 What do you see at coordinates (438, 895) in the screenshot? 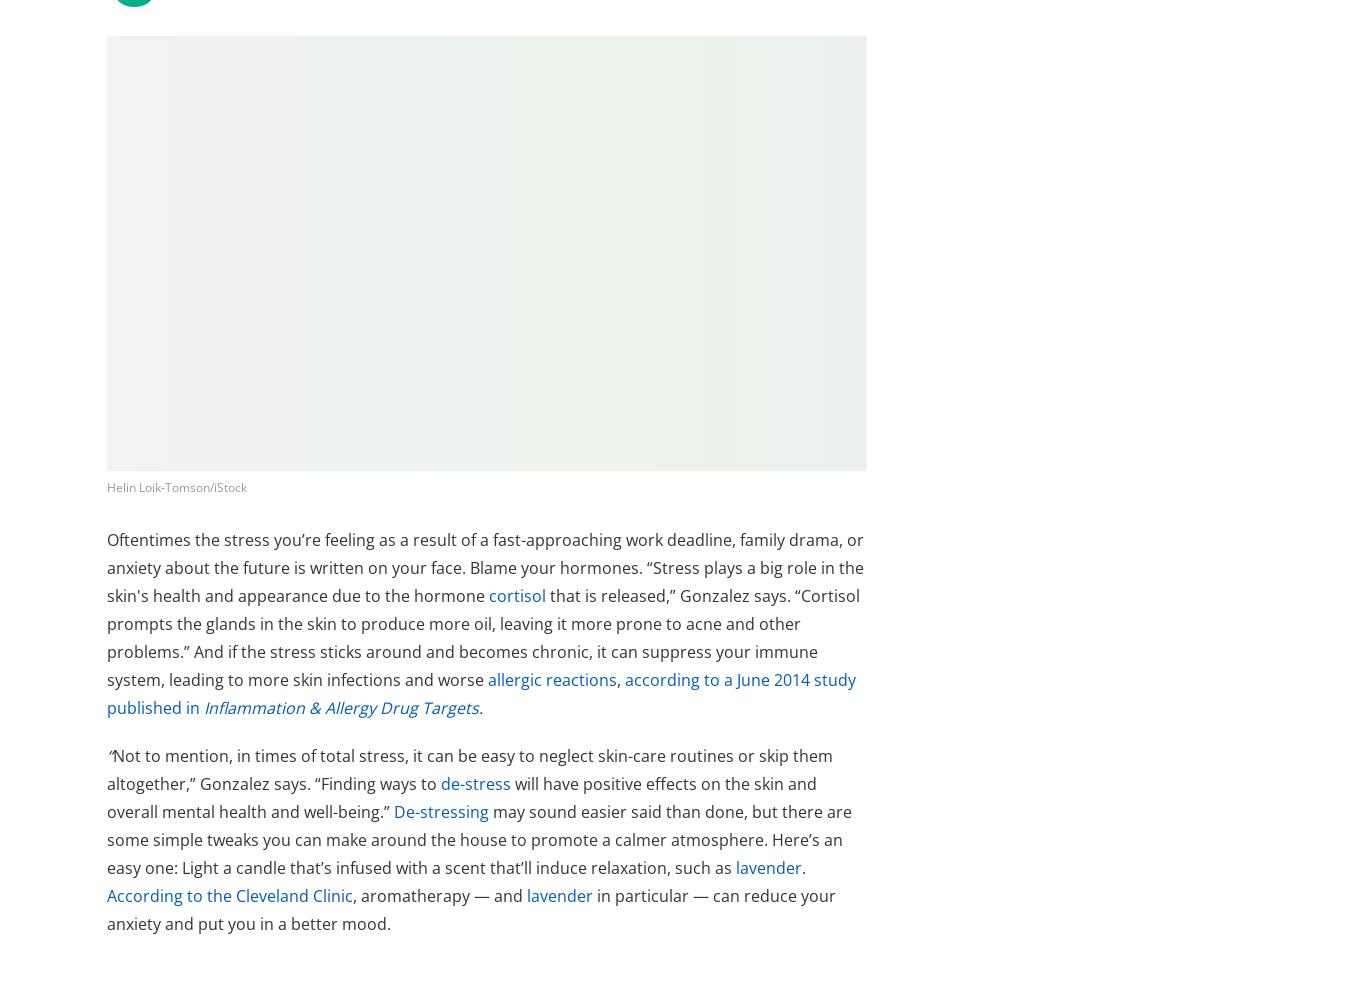
I see `', aromatherapy — and'` at bounding box center [438, 895].